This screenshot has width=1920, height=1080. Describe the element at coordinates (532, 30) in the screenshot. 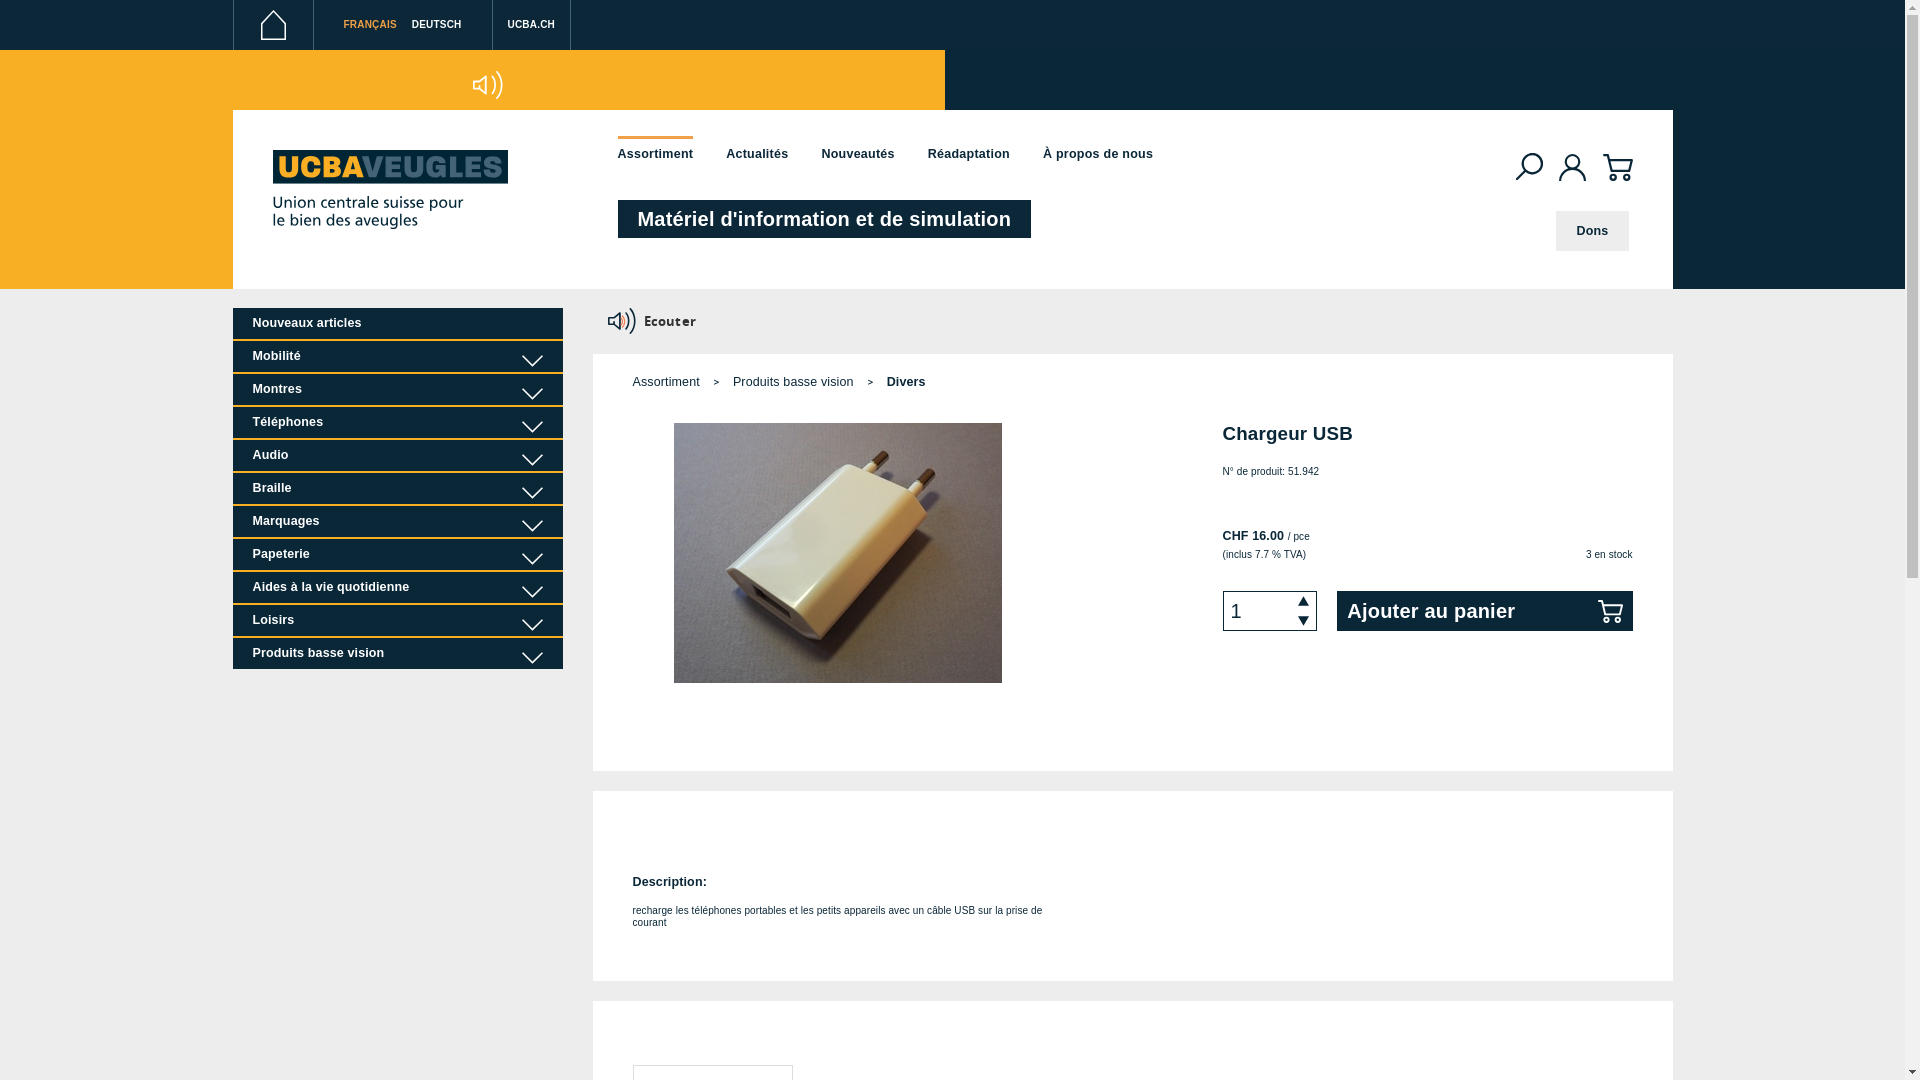

I see `'UCBA.CH'` at that location.